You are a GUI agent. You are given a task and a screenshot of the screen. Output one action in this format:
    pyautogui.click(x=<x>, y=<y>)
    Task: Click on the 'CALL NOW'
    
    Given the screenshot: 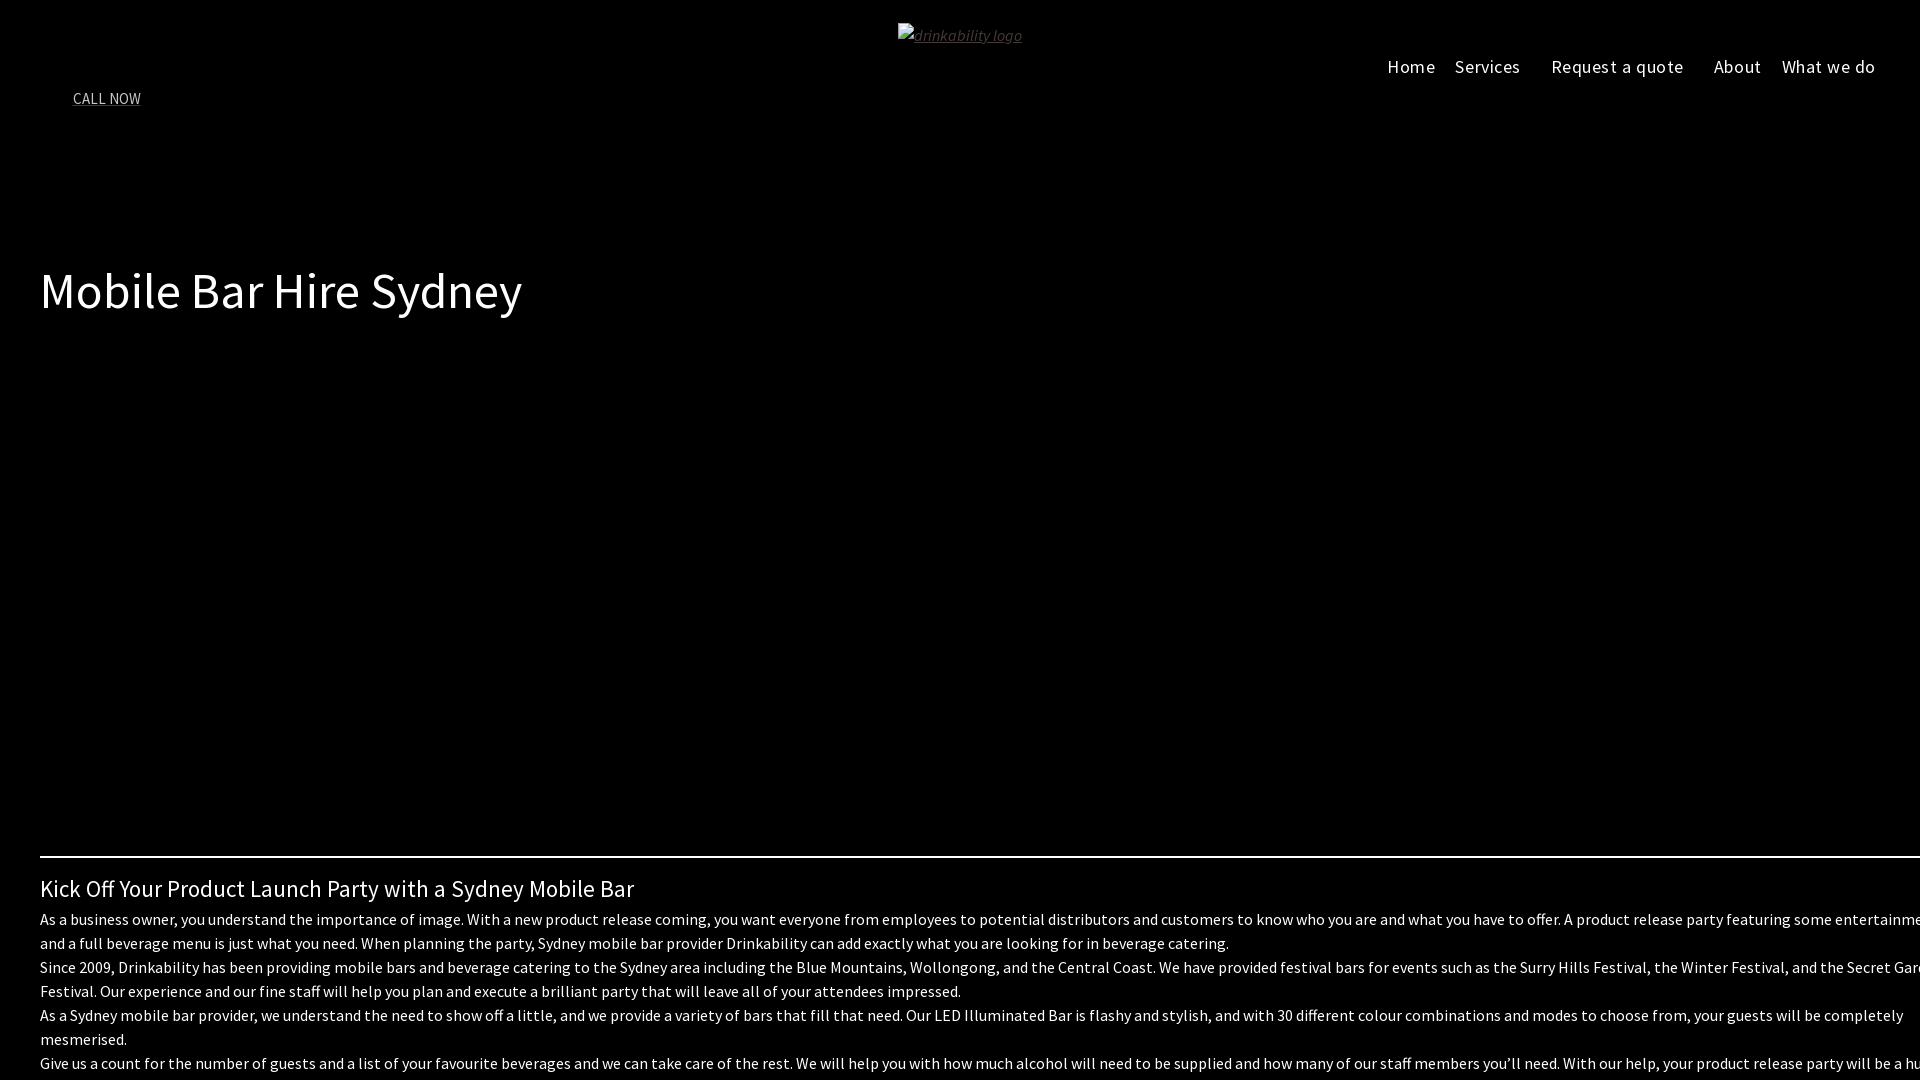 What is the action you would take?
    pyautogui.click(x=114, y=109)
    